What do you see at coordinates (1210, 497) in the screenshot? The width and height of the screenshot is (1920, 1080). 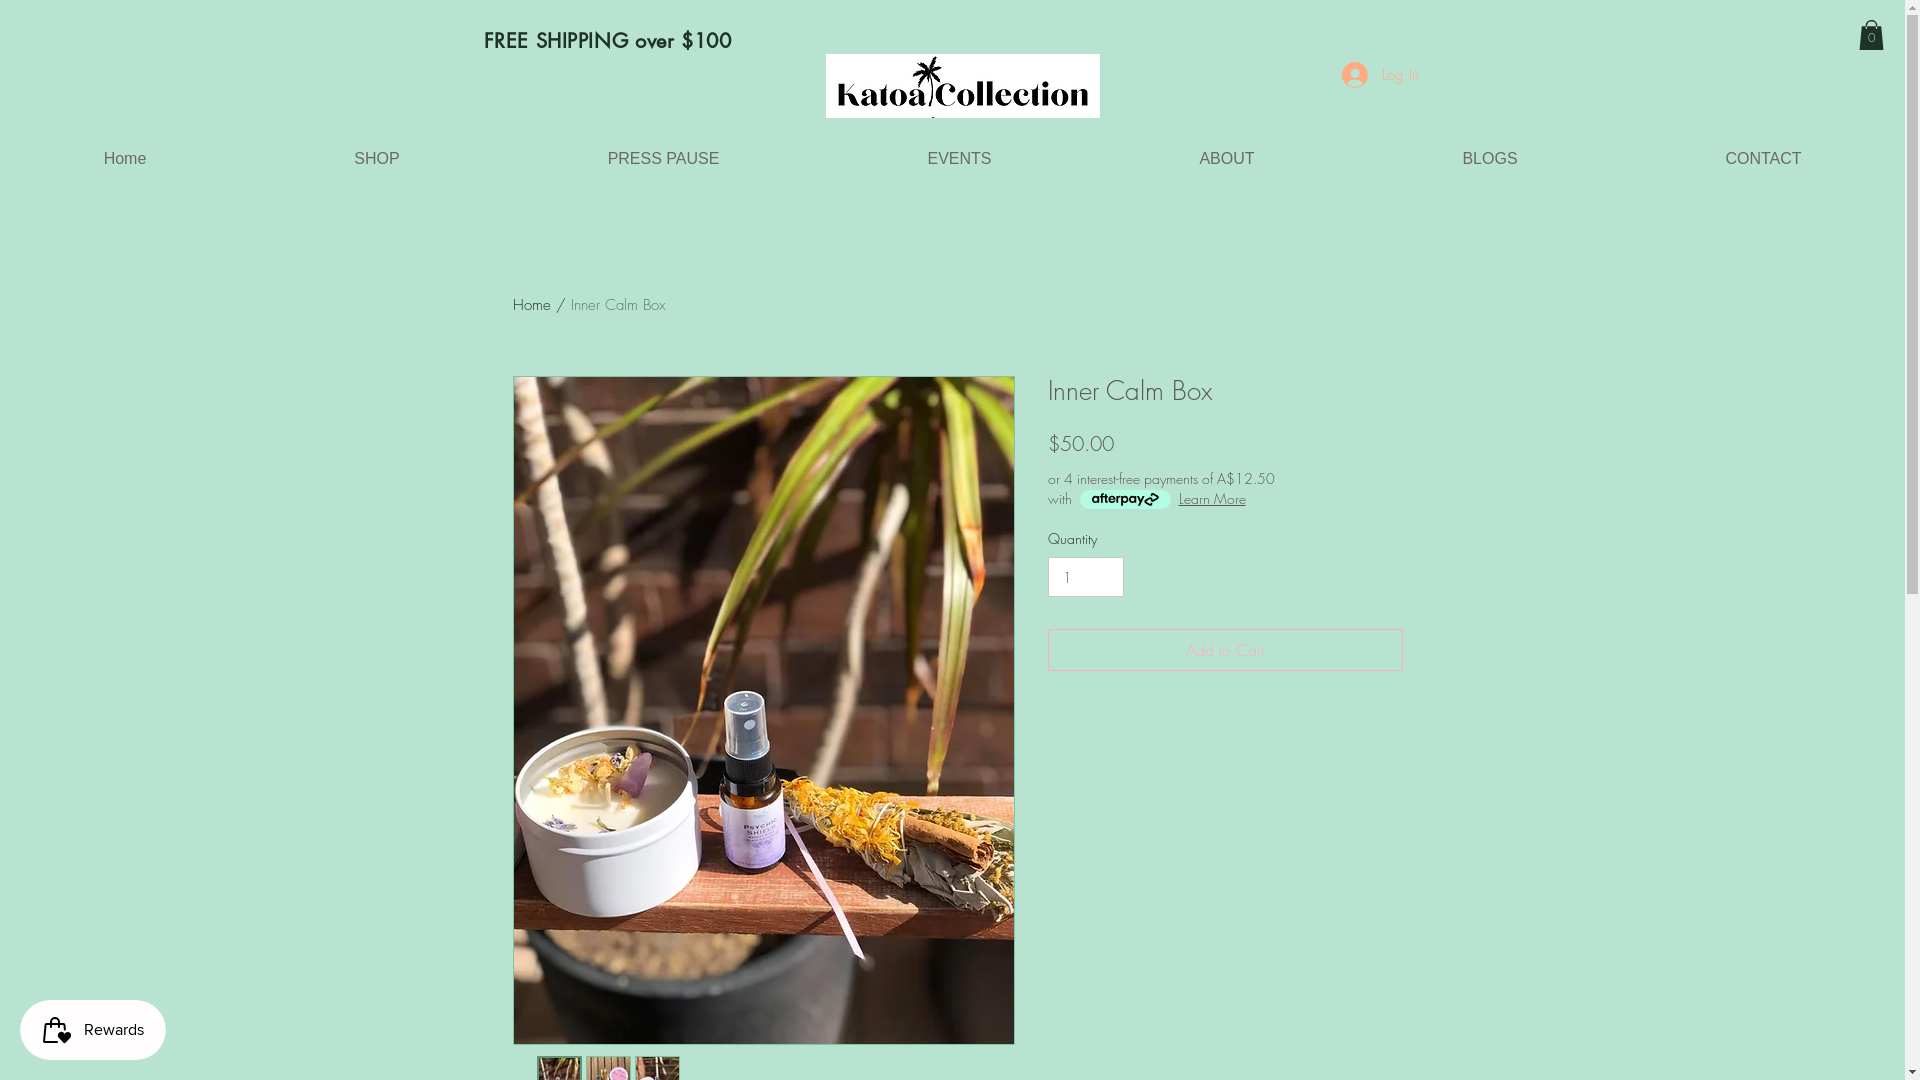 I see `'Learn More'` at bounding box center [1210, 497].